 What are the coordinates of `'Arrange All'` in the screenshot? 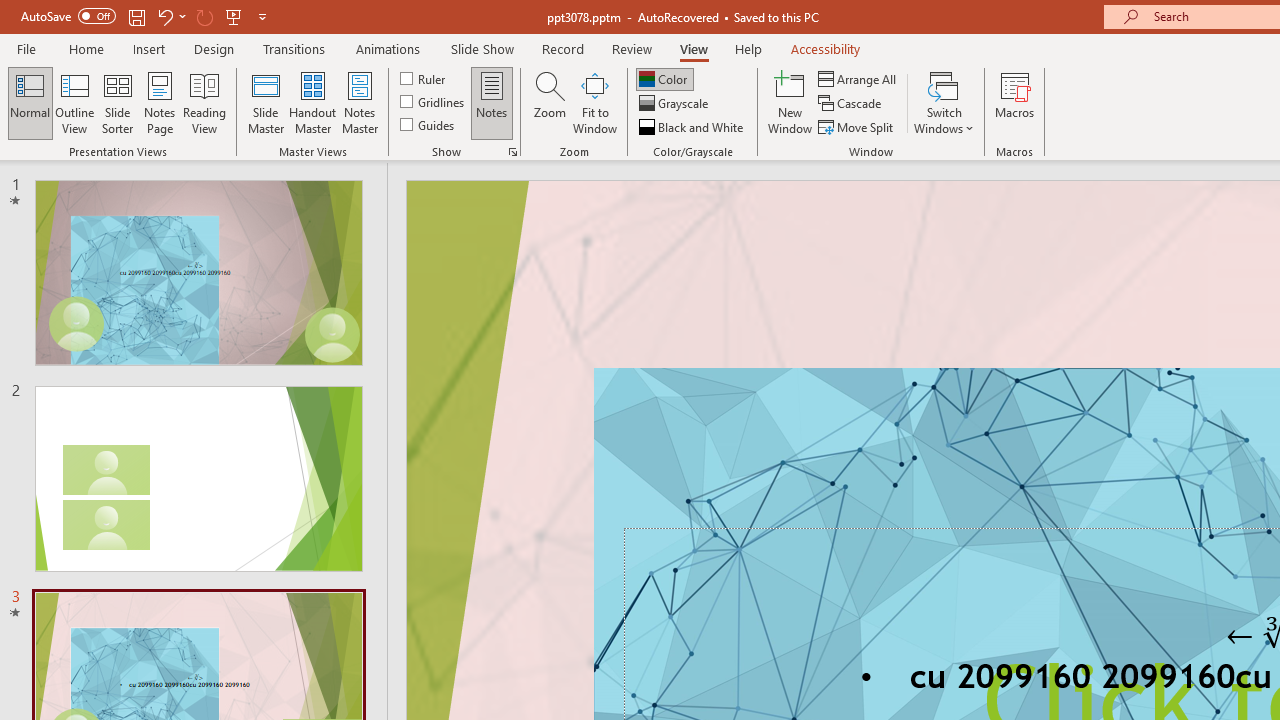 It's located at (858, 78).